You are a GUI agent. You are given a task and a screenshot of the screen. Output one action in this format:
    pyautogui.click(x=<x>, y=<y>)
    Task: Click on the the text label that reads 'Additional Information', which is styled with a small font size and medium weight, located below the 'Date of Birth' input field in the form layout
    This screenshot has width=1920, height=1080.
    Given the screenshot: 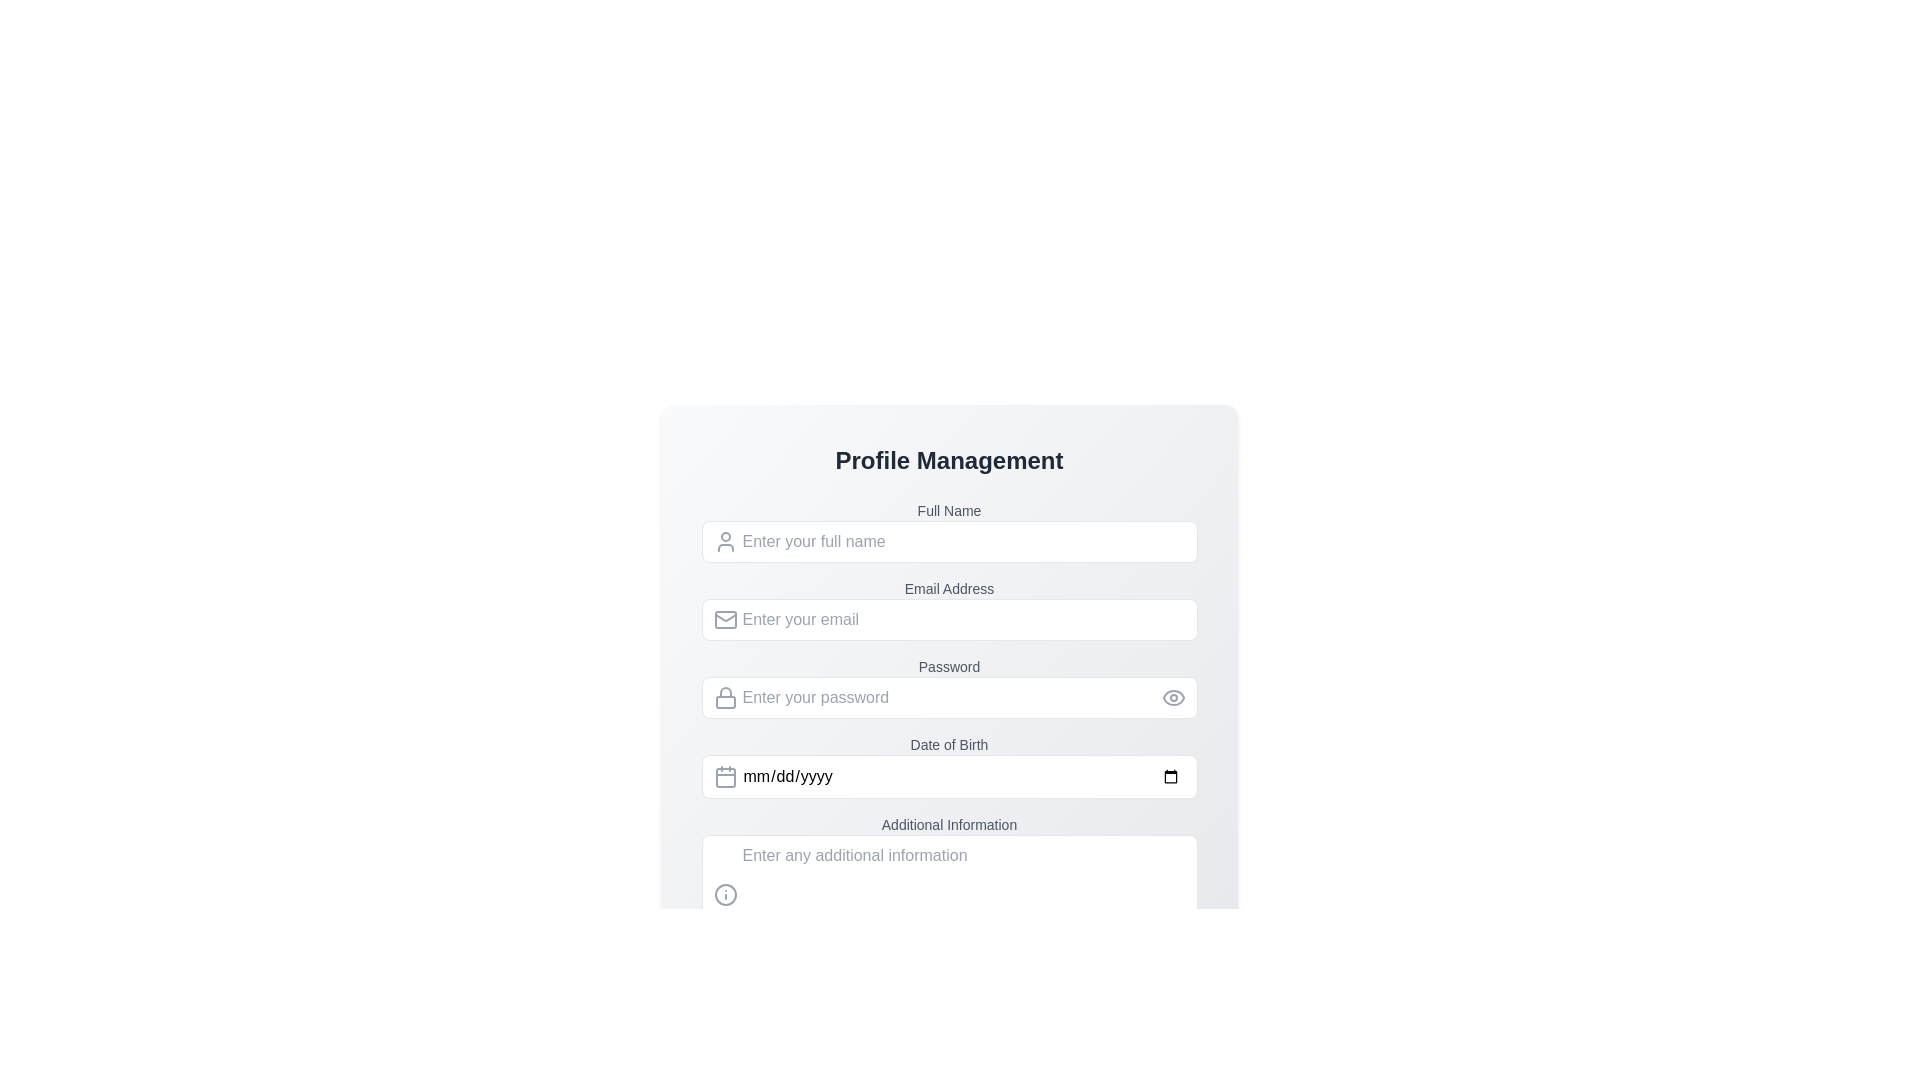 What is the action you would take?
    pyautogui.click(x=948, y=825)
    